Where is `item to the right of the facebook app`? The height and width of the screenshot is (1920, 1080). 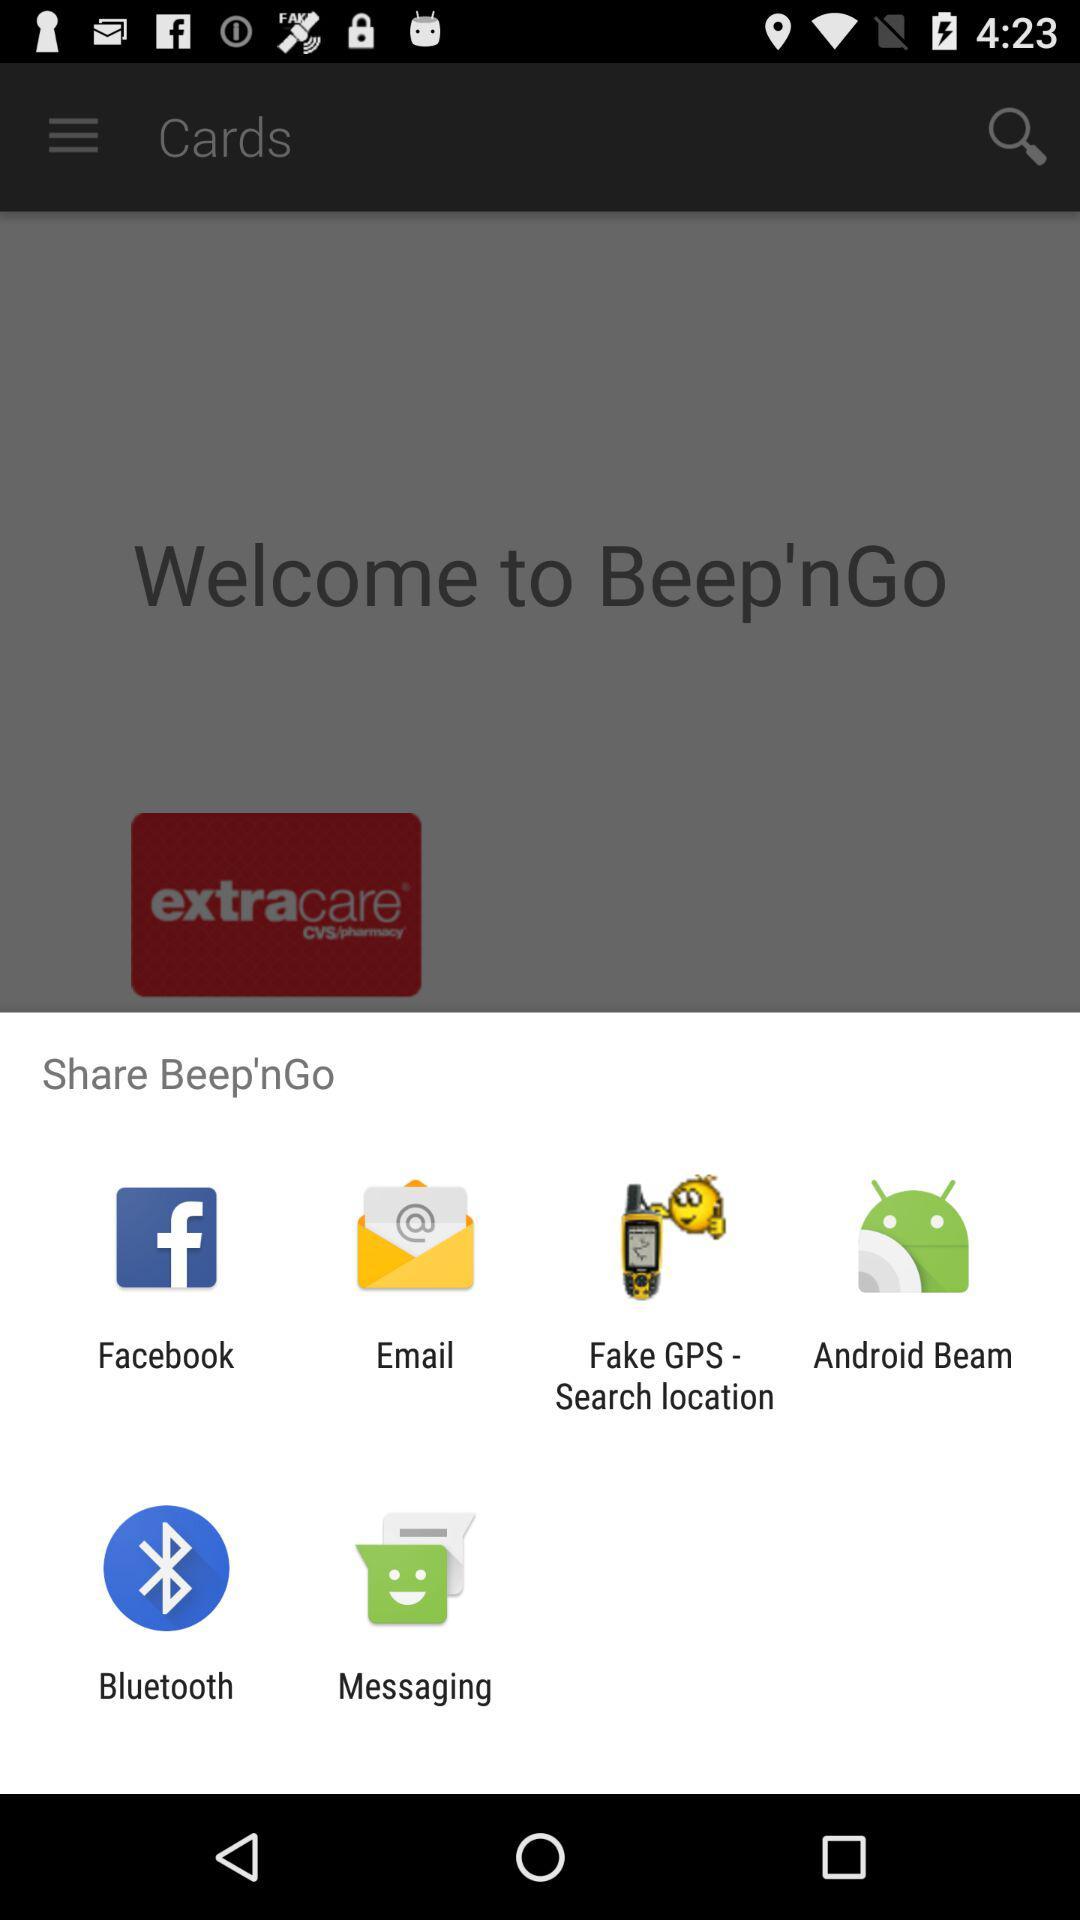 item to the right of the facebook app is located at coordinates (414, 1374).